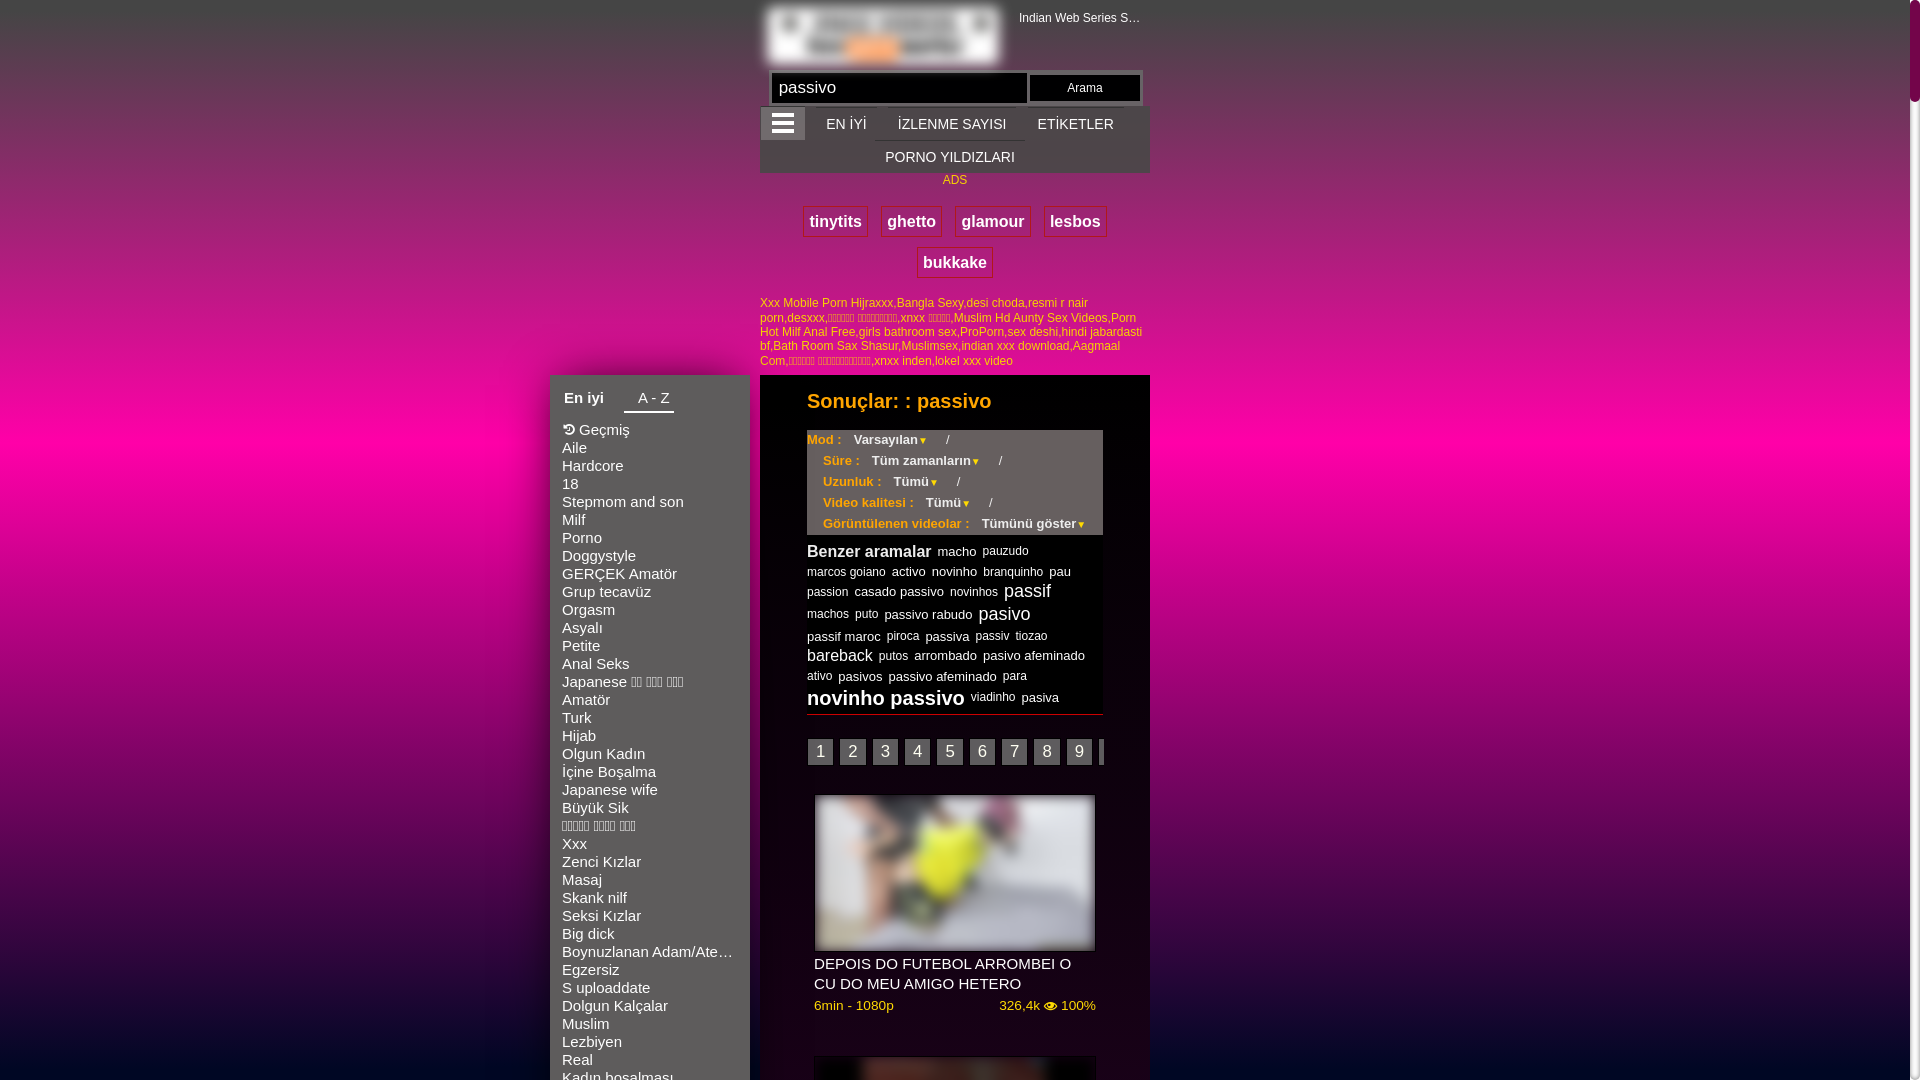 This screenshot has width=1920, height=1080. Describe the element at coordinates (649, 519) in the screenshot. I see `'Milf'` at that location.